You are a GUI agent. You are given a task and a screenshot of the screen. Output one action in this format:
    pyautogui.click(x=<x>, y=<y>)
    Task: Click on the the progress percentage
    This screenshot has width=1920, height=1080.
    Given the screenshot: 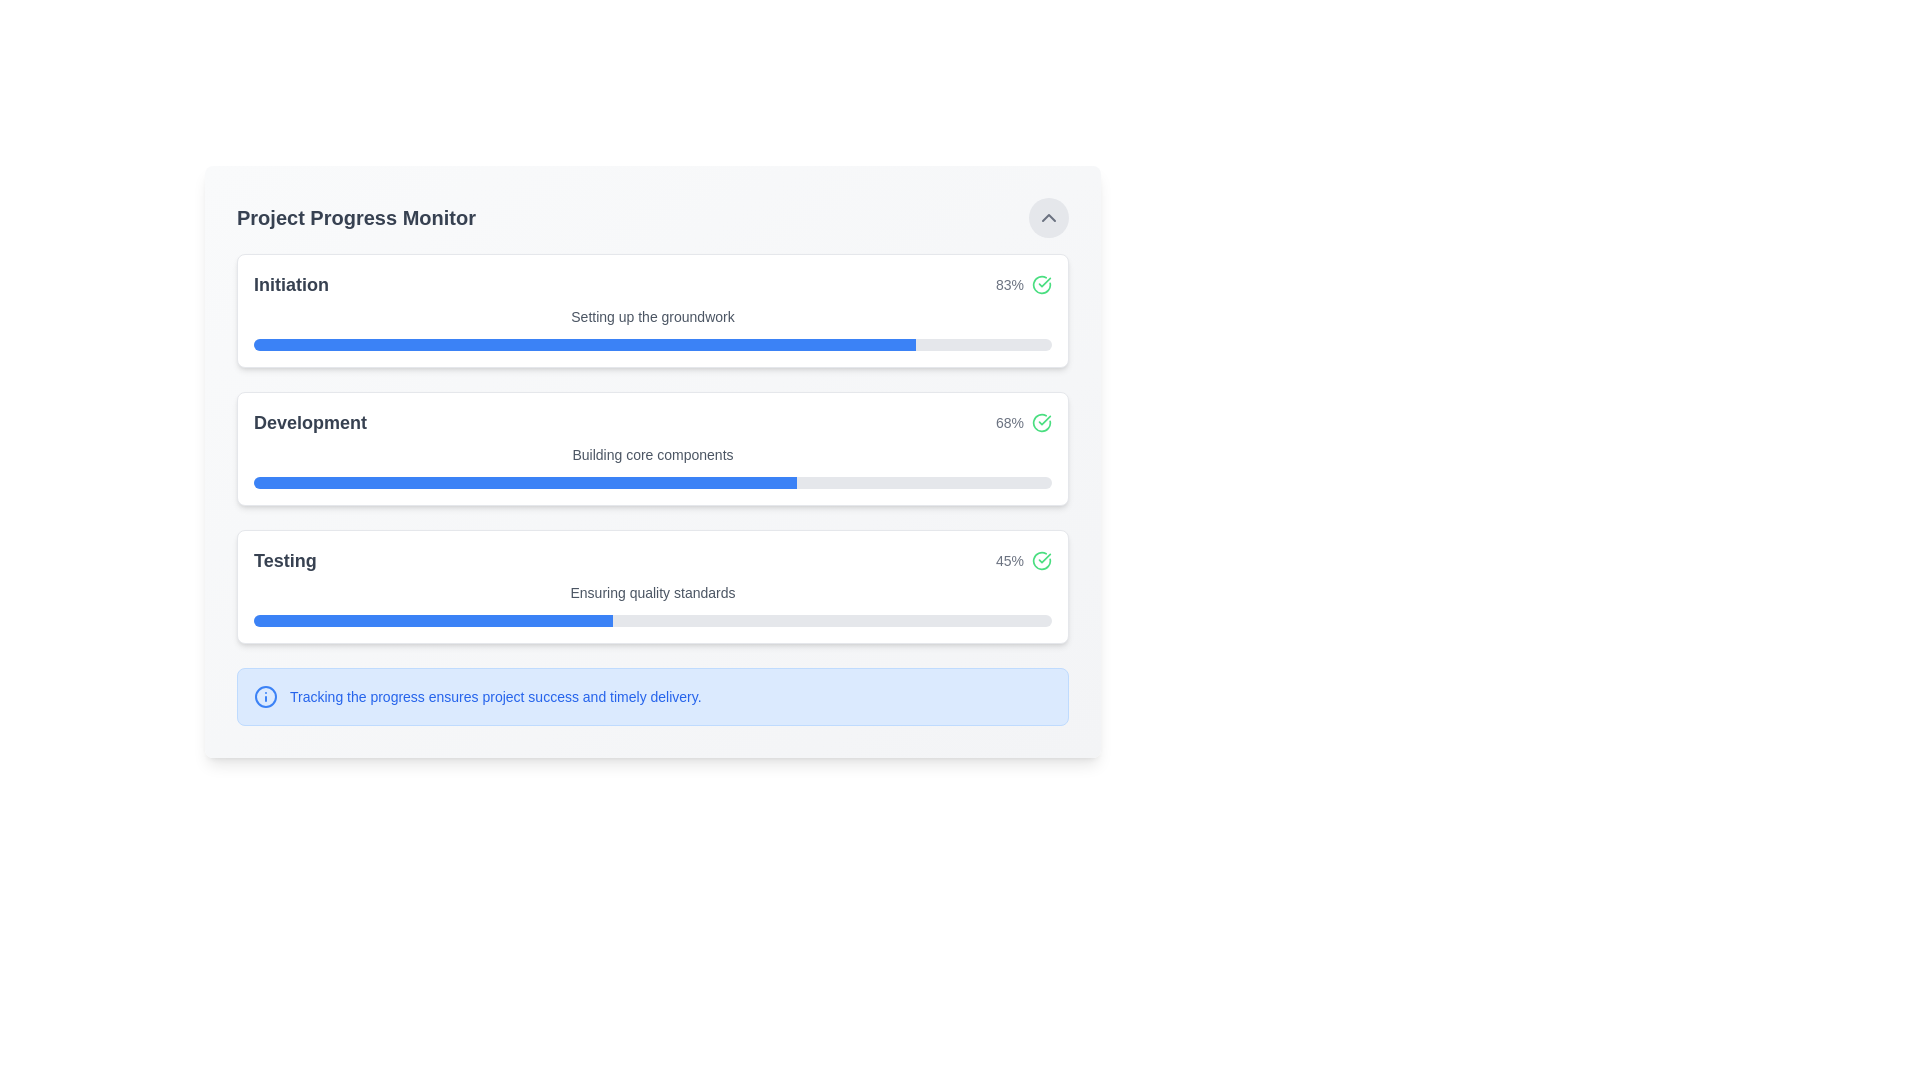 What is the action you would take?
    pyautogui.click(x=514, y=482)
    